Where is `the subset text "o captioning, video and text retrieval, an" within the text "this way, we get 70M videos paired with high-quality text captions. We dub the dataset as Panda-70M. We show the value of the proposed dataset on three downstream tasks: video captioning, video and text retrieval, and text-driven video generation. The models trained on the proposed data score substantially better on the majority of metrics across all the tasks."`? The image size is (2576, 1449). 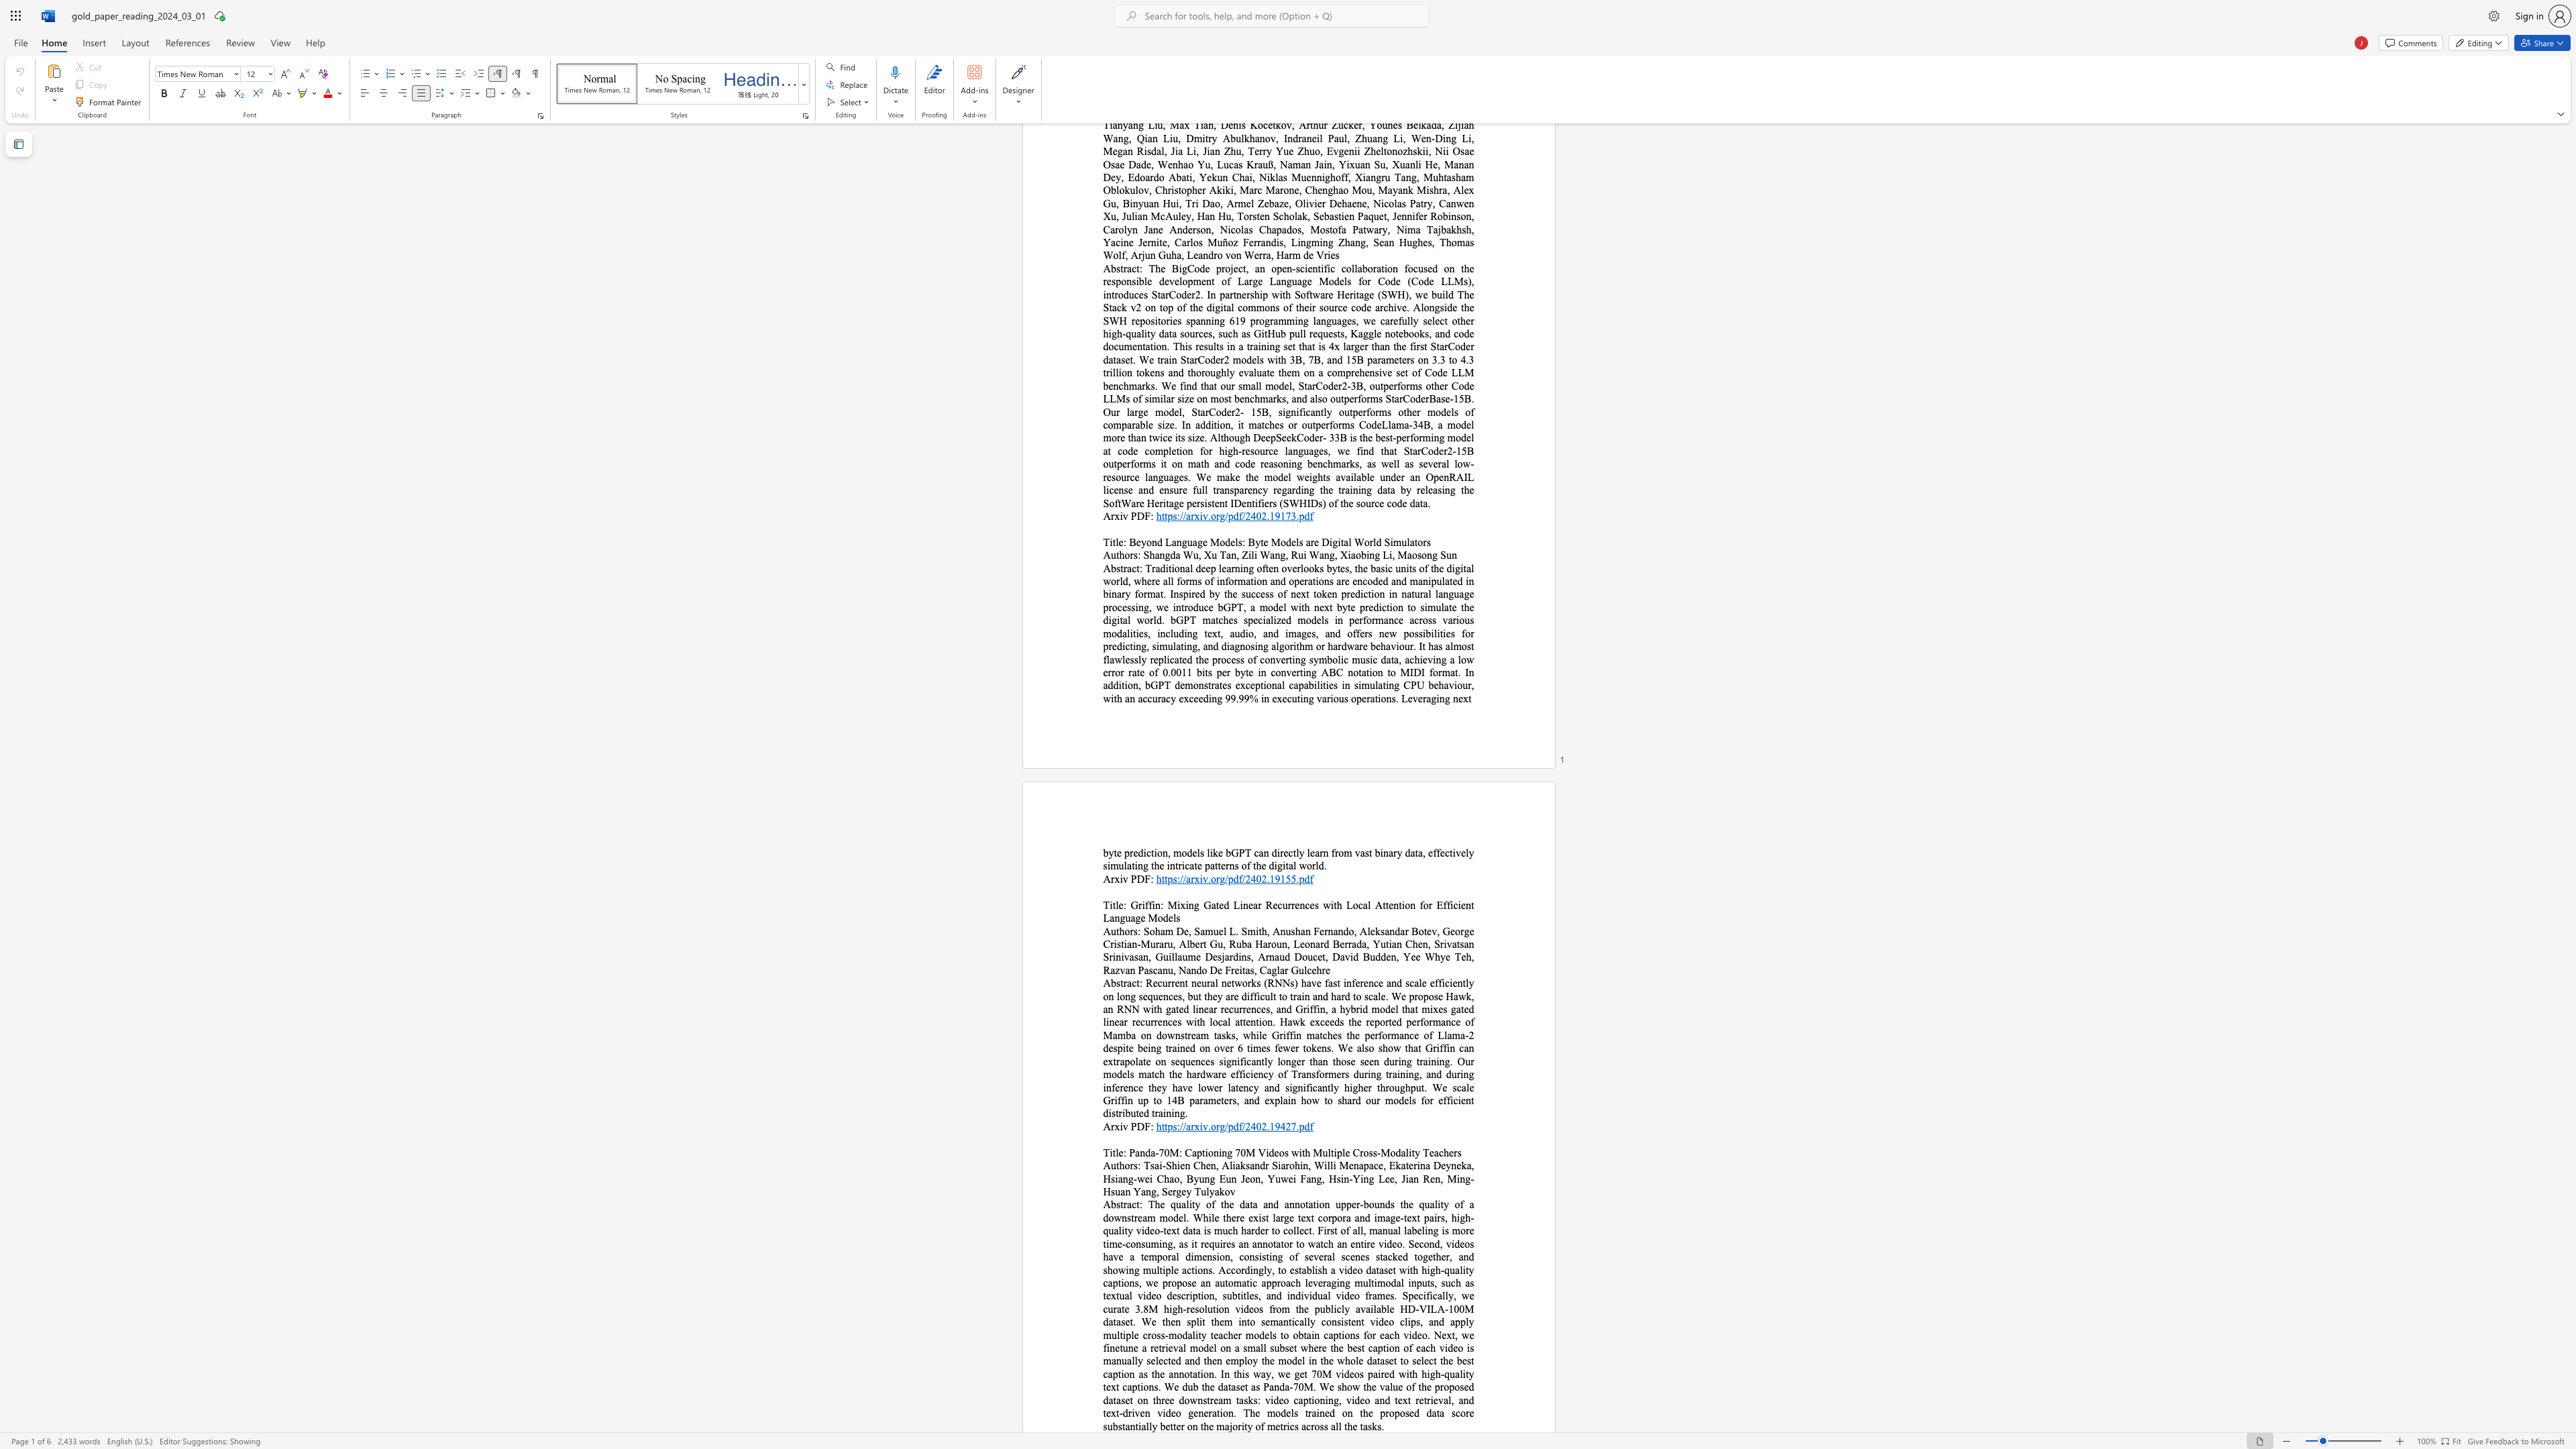 the subset text "o captioning, video and text retrieval, an" within the text "this way, we get 70M videos paired with high-quality text captions. We dub the dataset as Panda-70M. We show the value of the proposed dataset on three downstream tasks: video captioning, video and text retrieval, and text-driven video generation. The models trained on the proposed data score substantially better on the majority of metrics across all the tasks." is located at coordinates (1283, 1400).